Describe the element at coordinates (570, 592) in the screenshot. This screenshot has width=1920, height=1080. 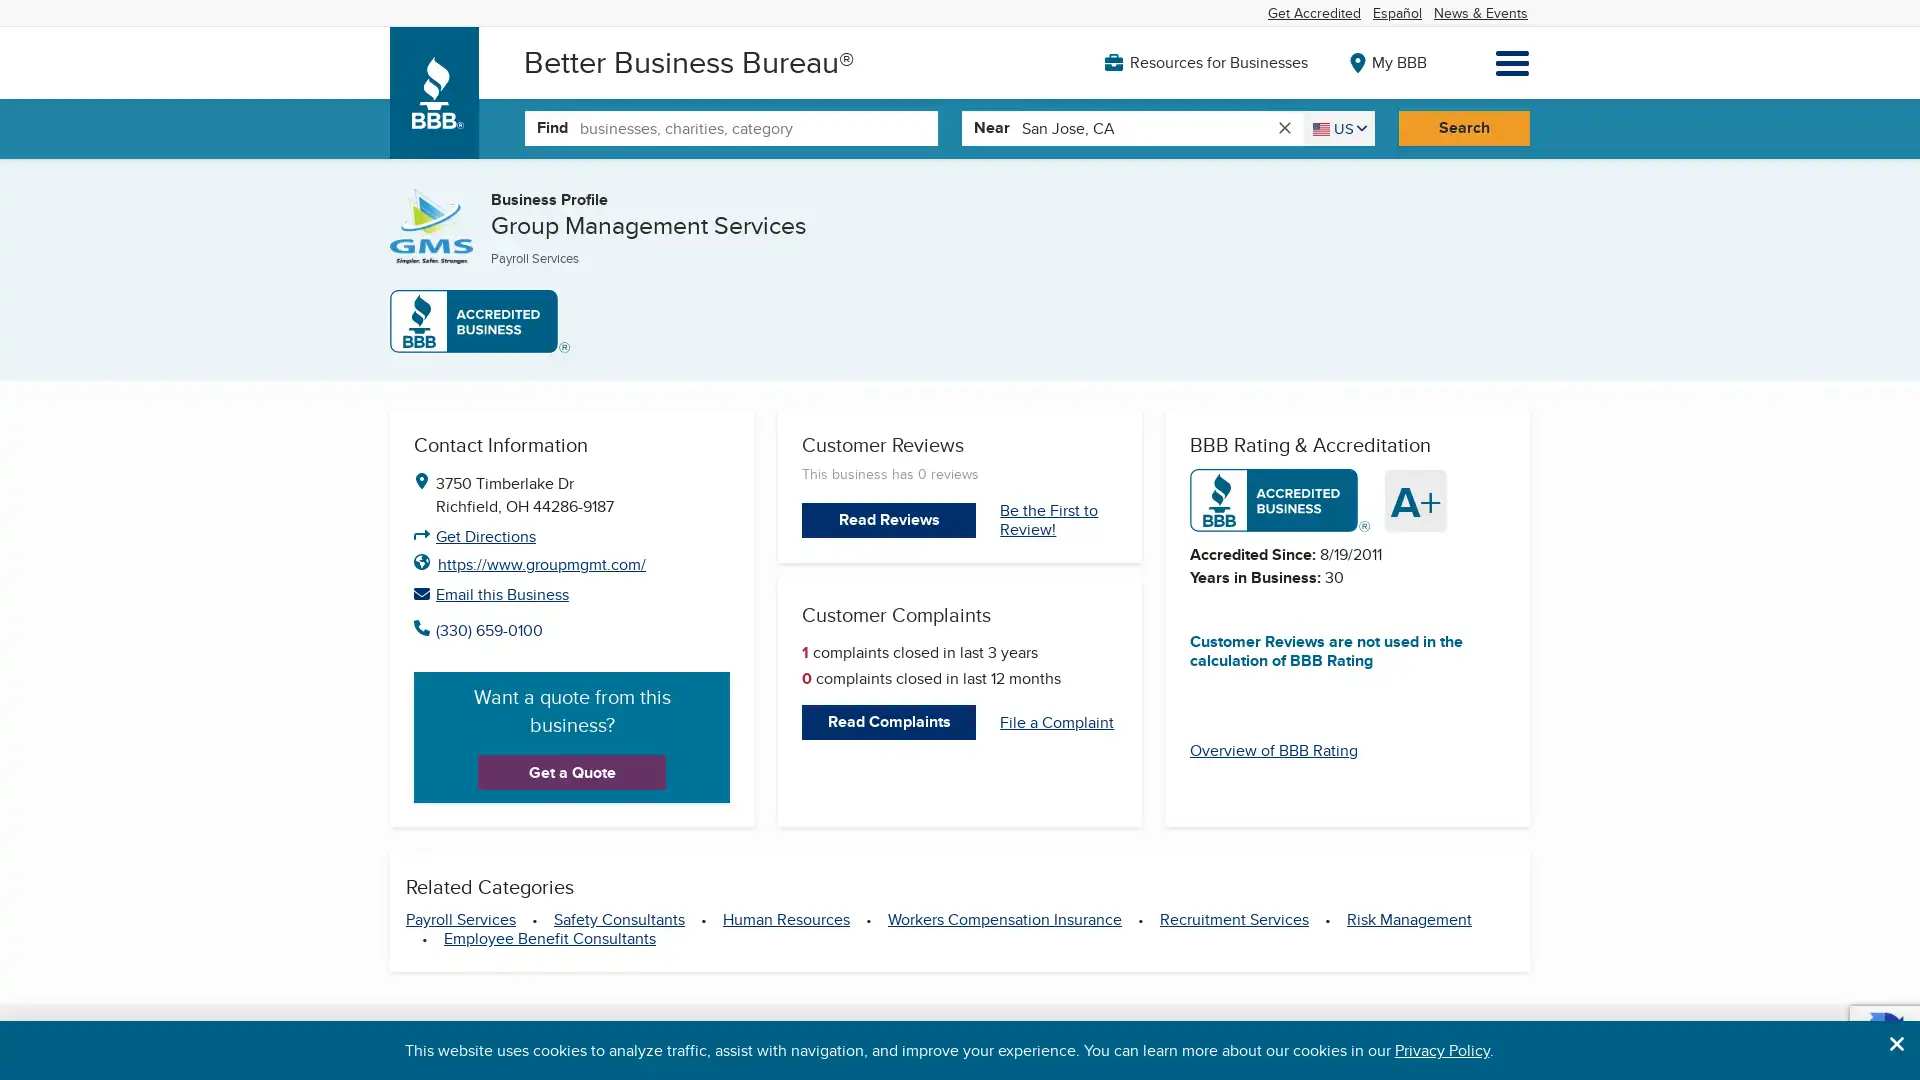
I see `Email this Business` at that location.